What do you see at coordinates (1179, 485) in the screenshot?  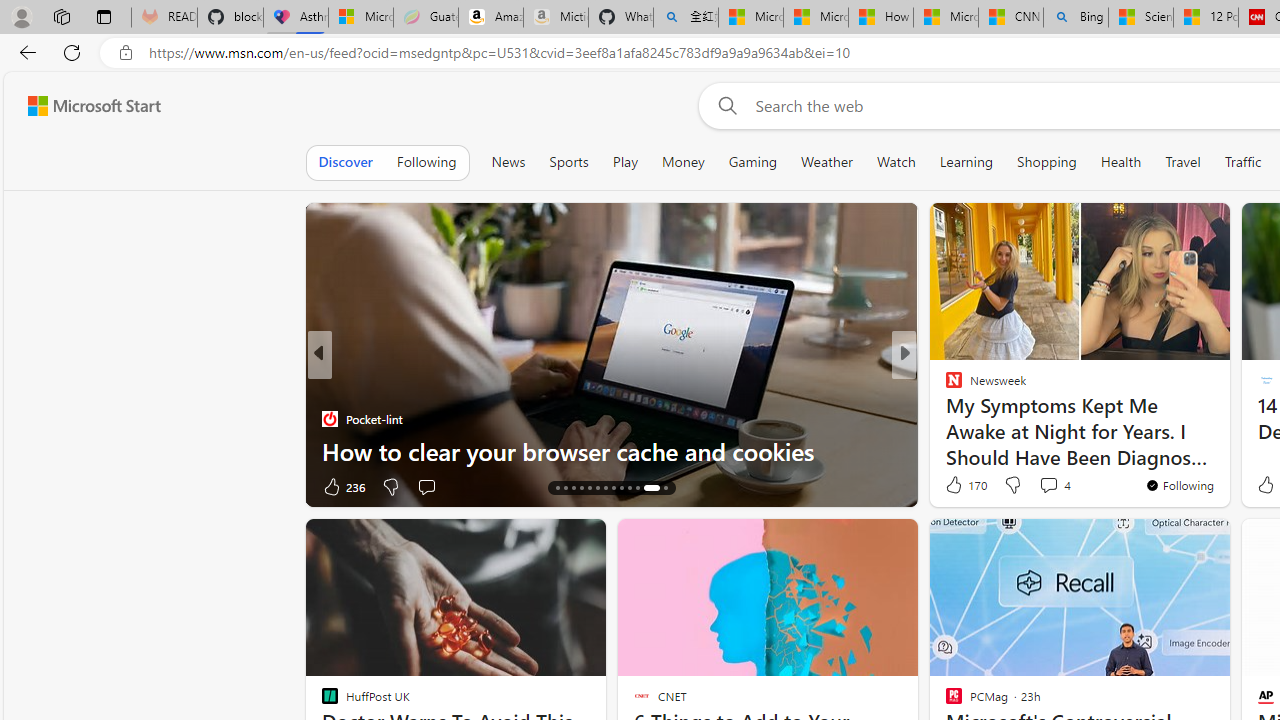 I see `'You'` at bounding box center [1179, 485].